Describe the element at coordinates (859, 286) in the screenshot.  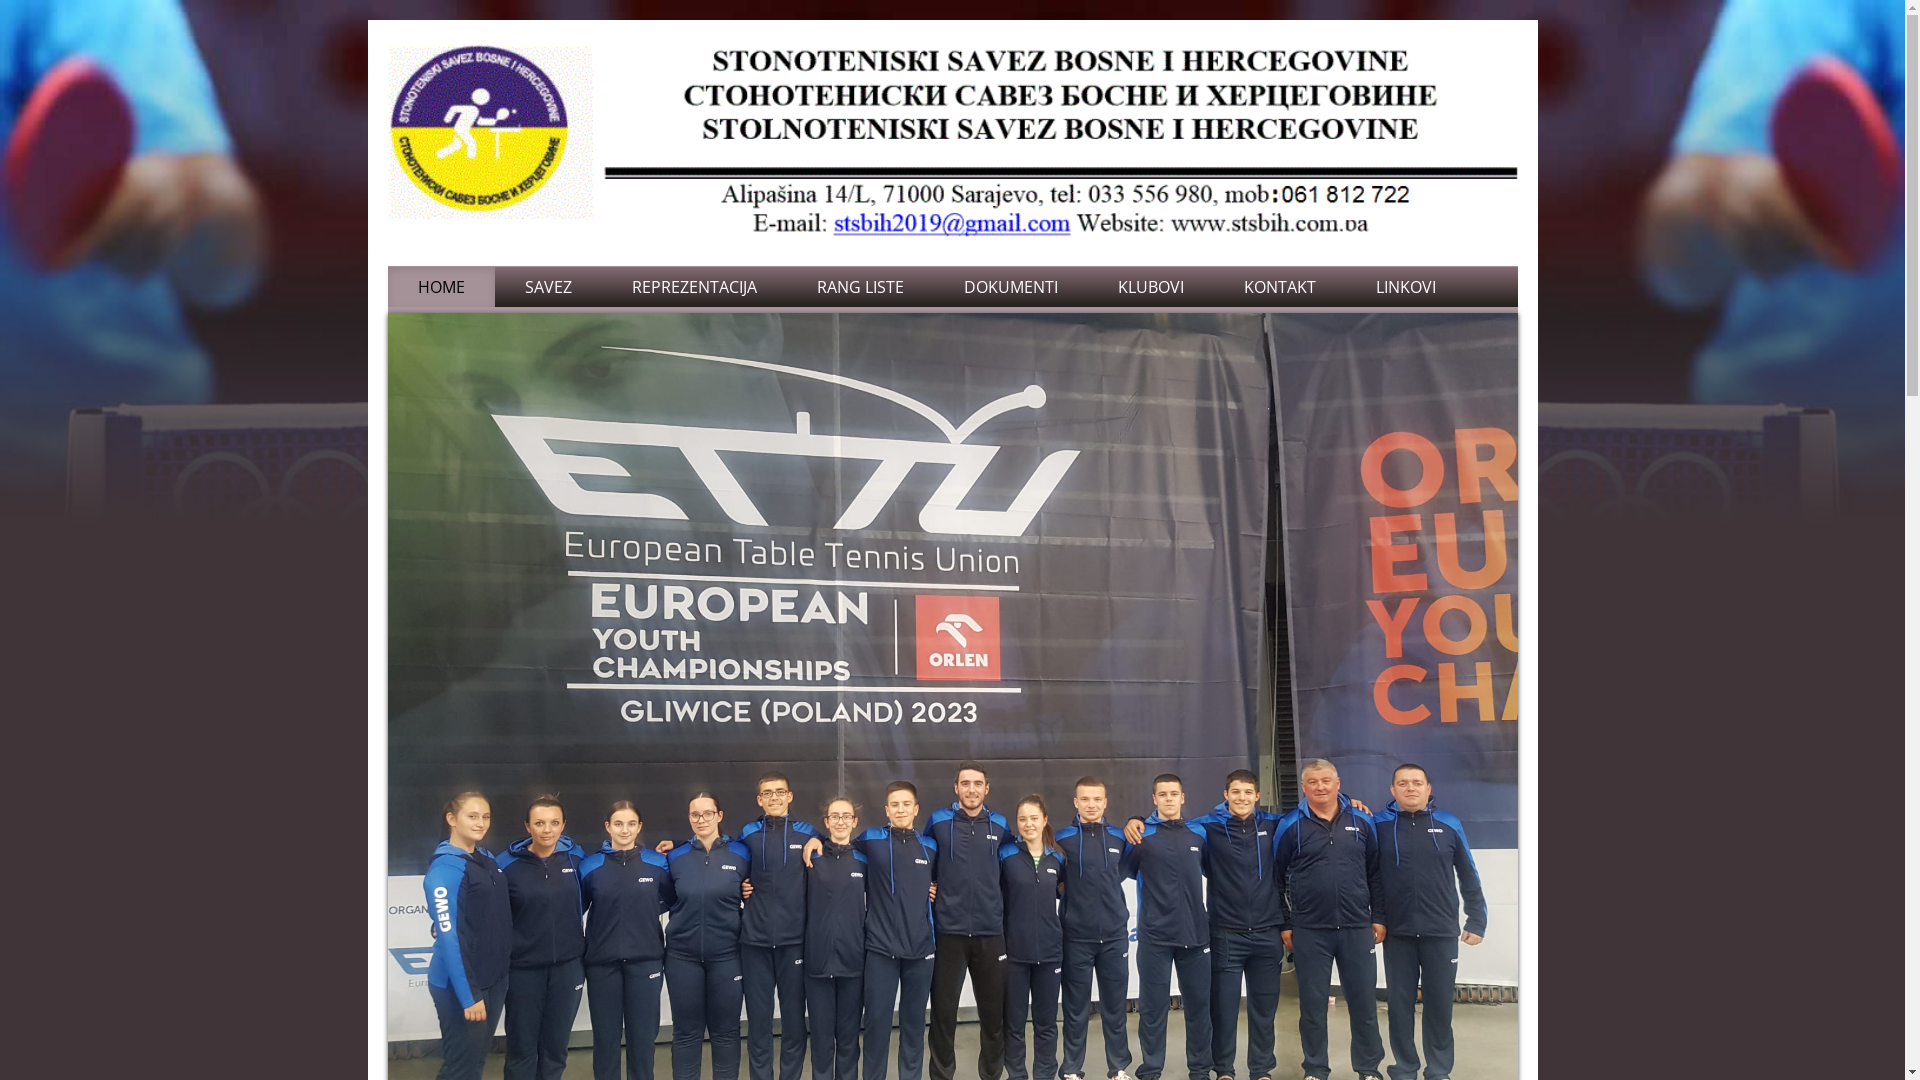
I see `'RANG LISTE'` at that location.